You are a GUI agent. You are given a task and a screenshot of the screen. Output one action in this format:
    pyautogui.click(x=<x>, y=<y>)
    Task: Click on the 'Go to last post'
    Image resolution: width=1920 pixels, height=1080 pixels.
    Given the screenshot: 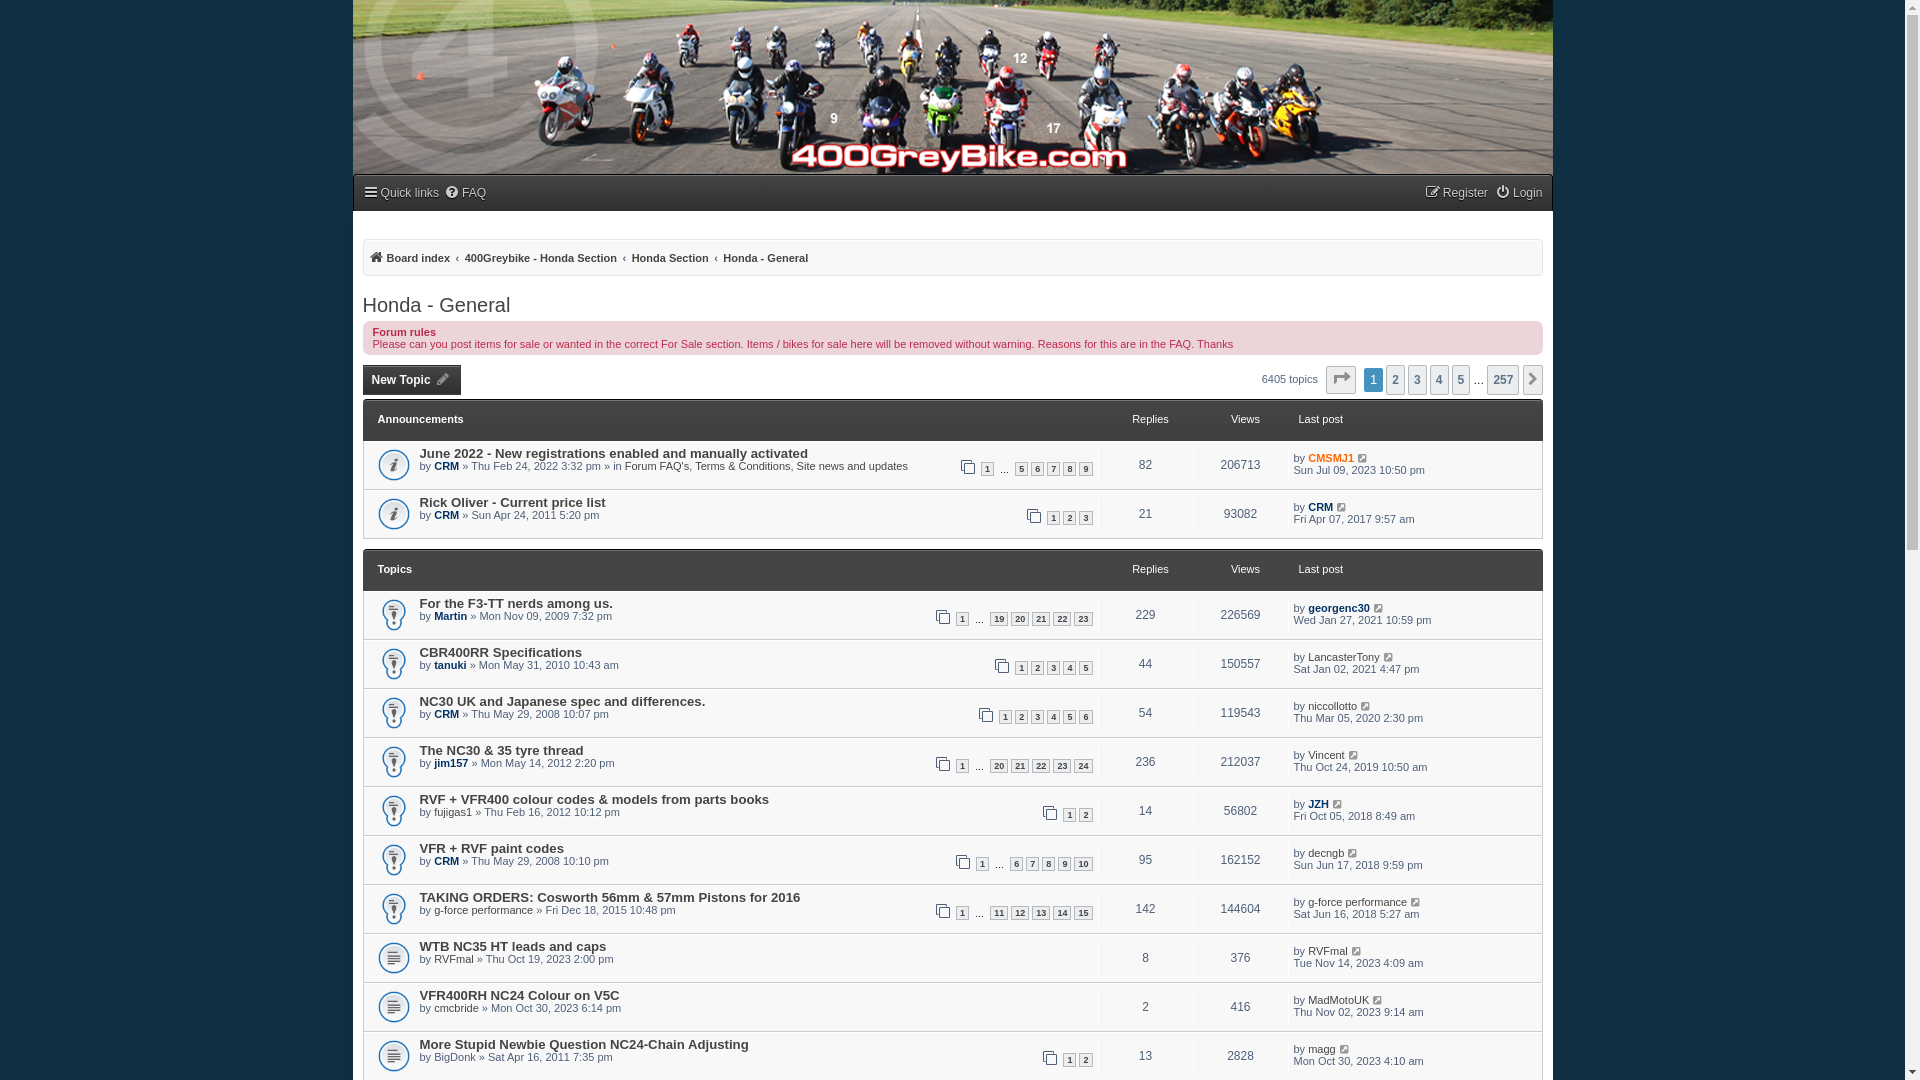 What is the action you would take?
    pyautogui.click(x=1371, y=607)
    